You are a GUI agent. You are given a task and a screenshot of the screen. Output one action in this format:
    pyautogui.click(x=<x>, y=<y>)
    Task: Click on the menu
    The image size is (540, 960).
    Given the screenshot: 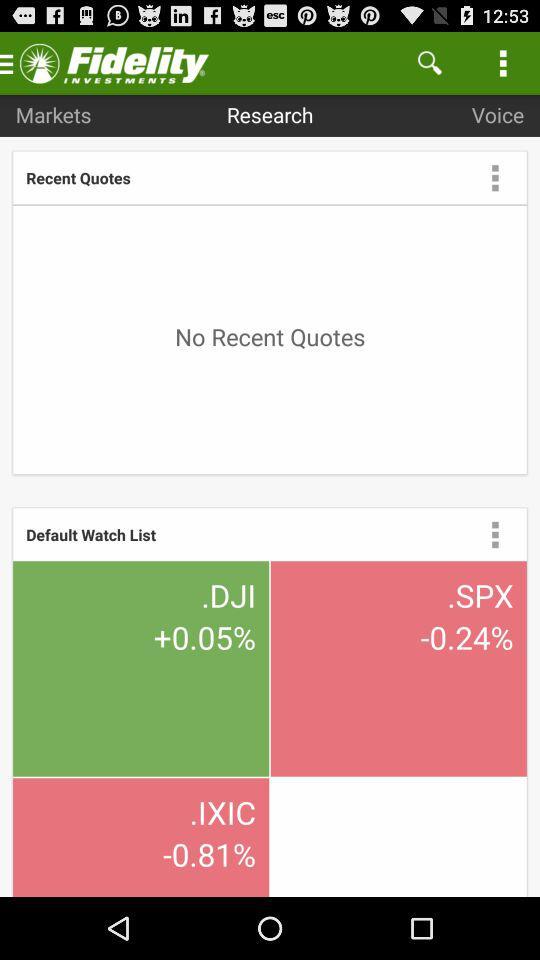 What is the action you would take?
    pyautogui.click(x=494, y=176)
    